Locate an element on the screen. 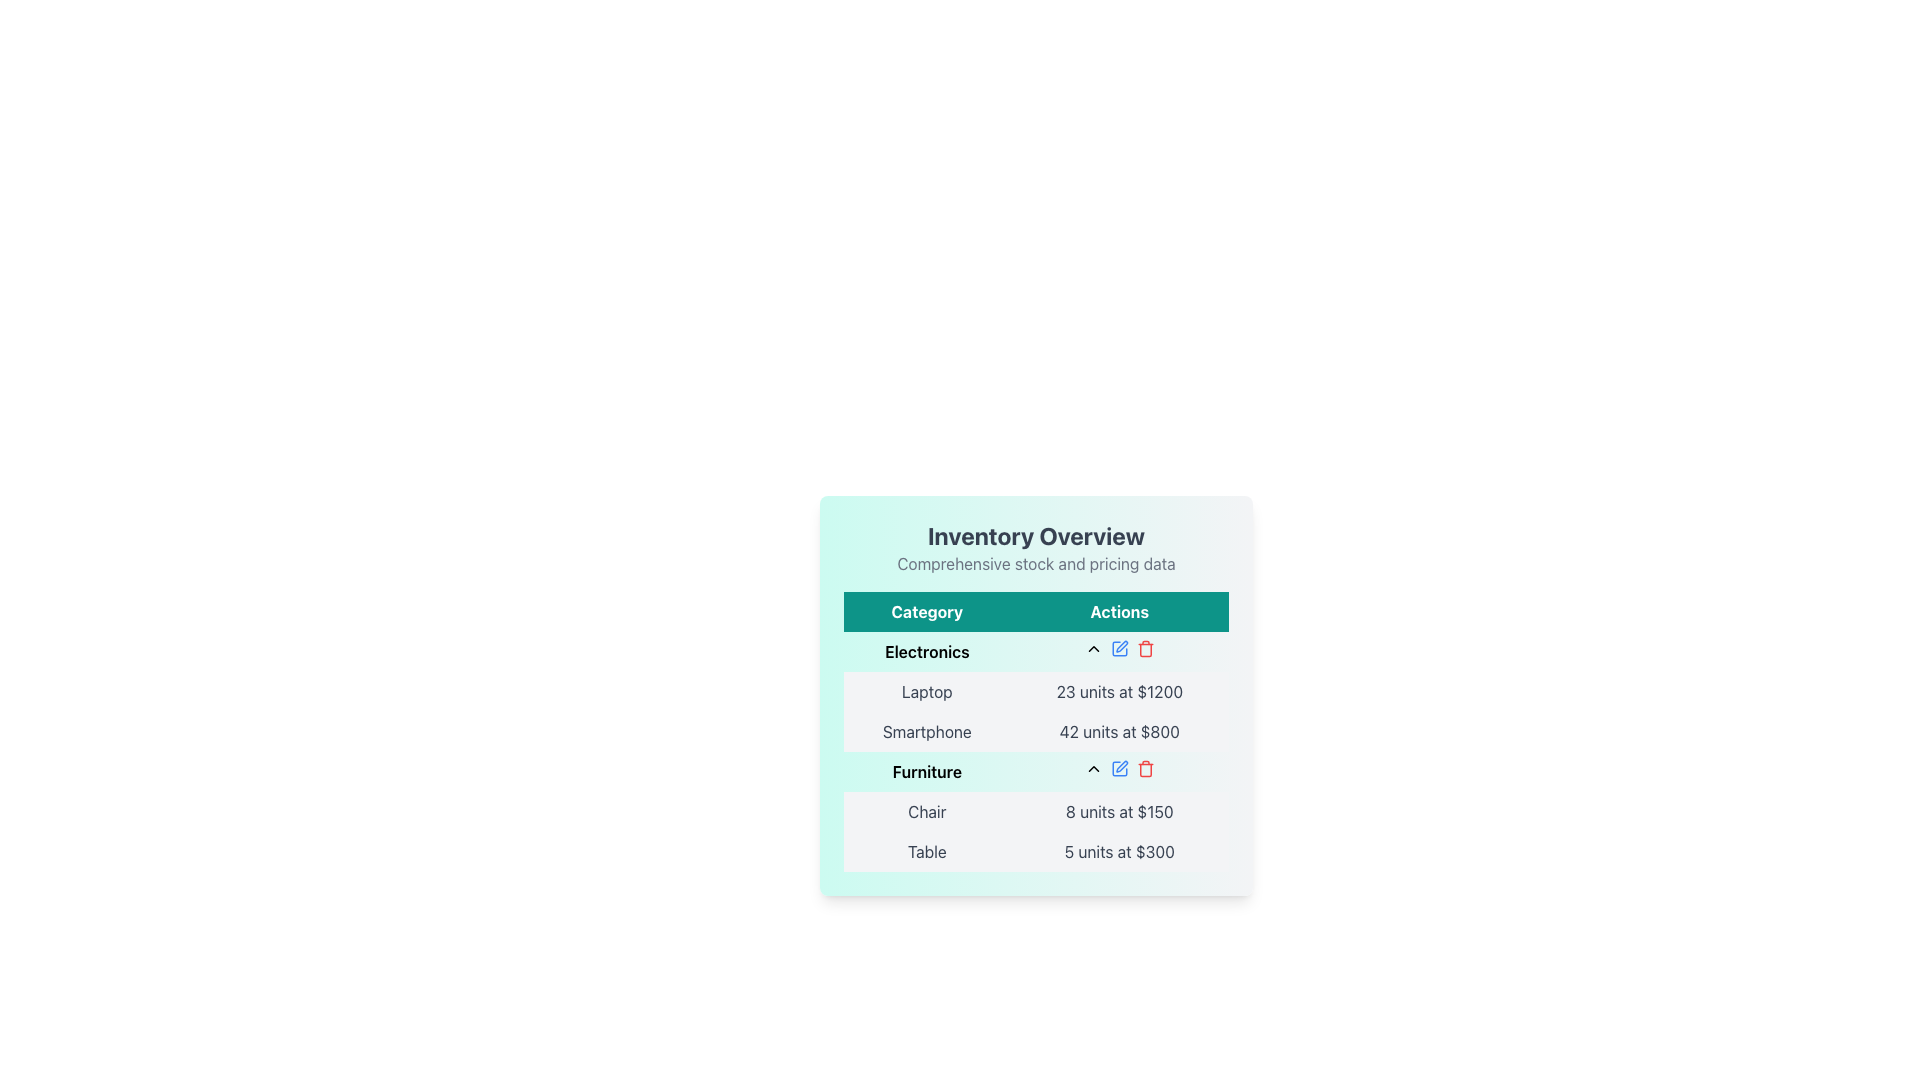 Image resolution: width=1920 pixels, height=1080 pixels. the bold text label displaying 'Electronics' located in the first row under the 'Category' header in the grid-like table is located at coordinates (926, 651).